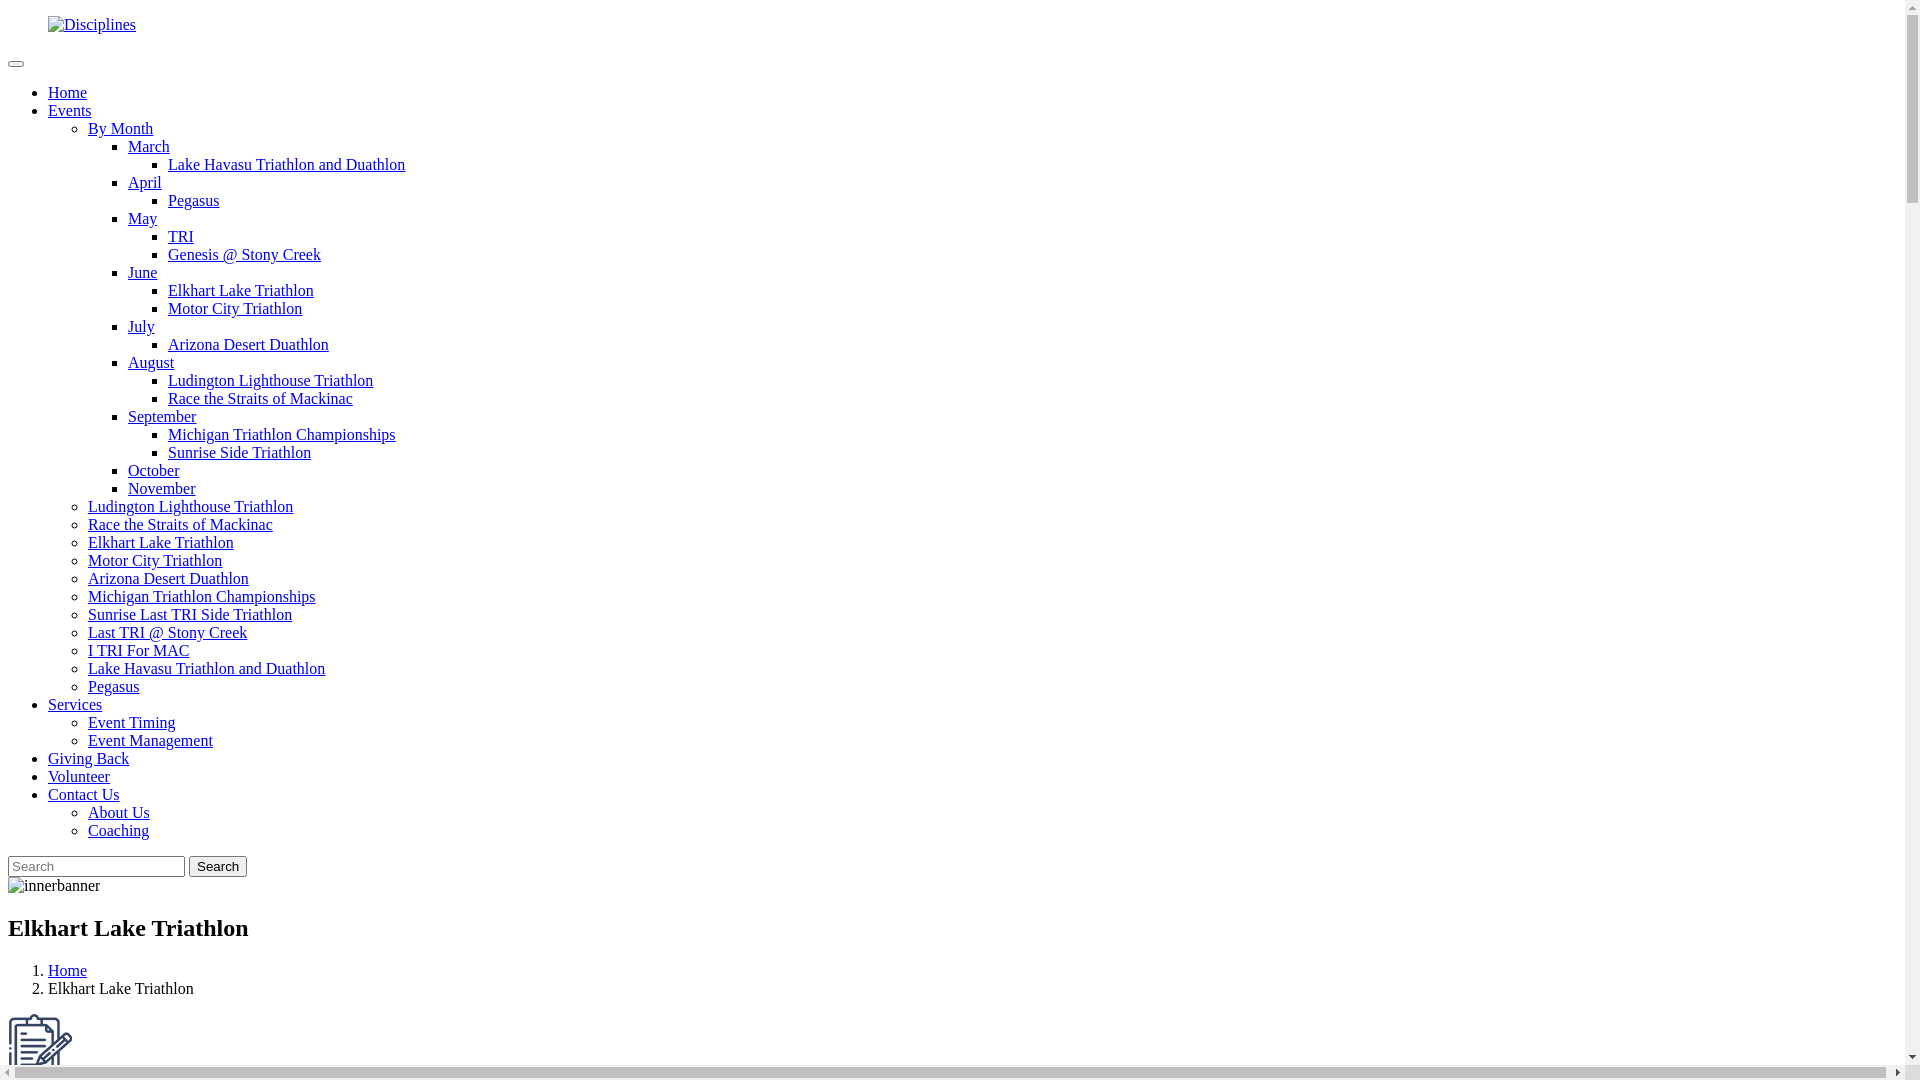 This screenshot has height=1080, width=1920. Describe the element at coordinates (201, 595) in the screenshot. I see `'Michigan Triathlon Championships'` at that location.